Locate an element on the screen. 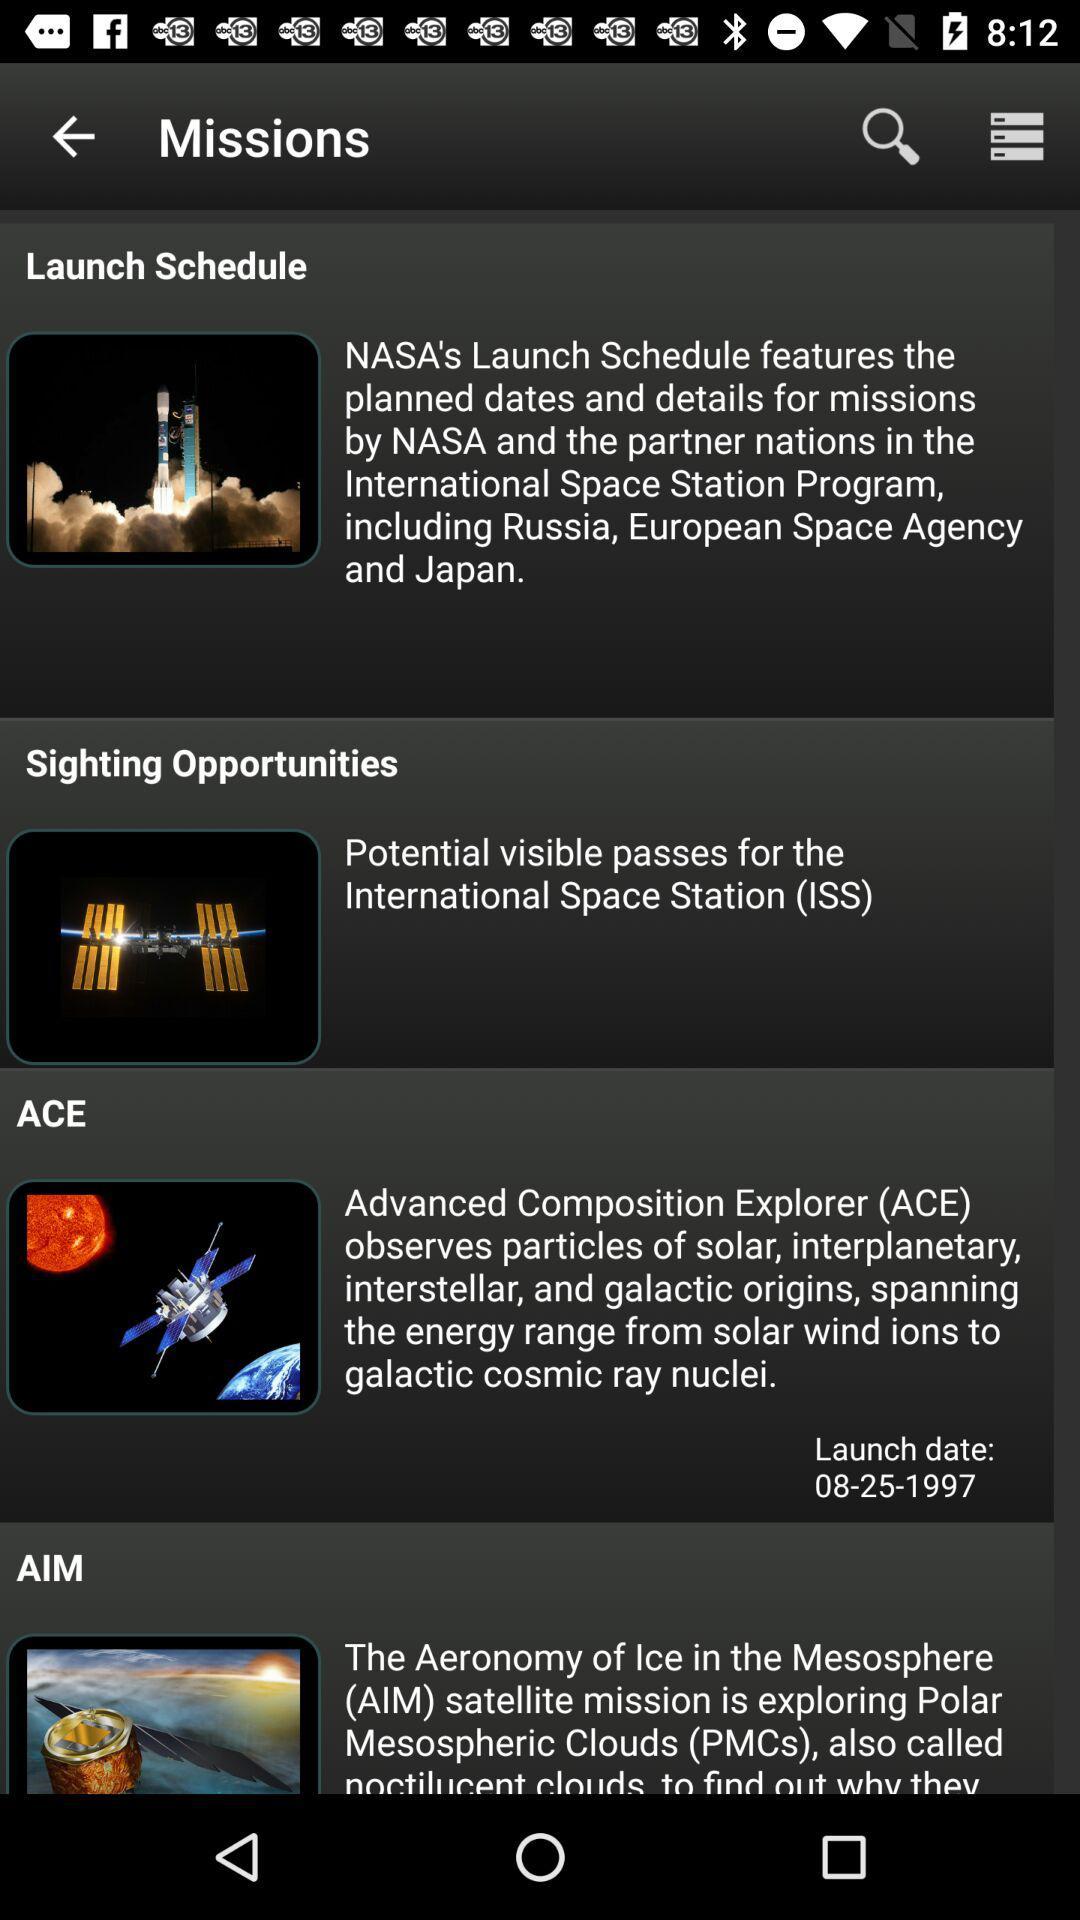 The height and width of the screenshot is (1920, 1080). icon above advanced composition explorer item is located at coordinates (696, 872).